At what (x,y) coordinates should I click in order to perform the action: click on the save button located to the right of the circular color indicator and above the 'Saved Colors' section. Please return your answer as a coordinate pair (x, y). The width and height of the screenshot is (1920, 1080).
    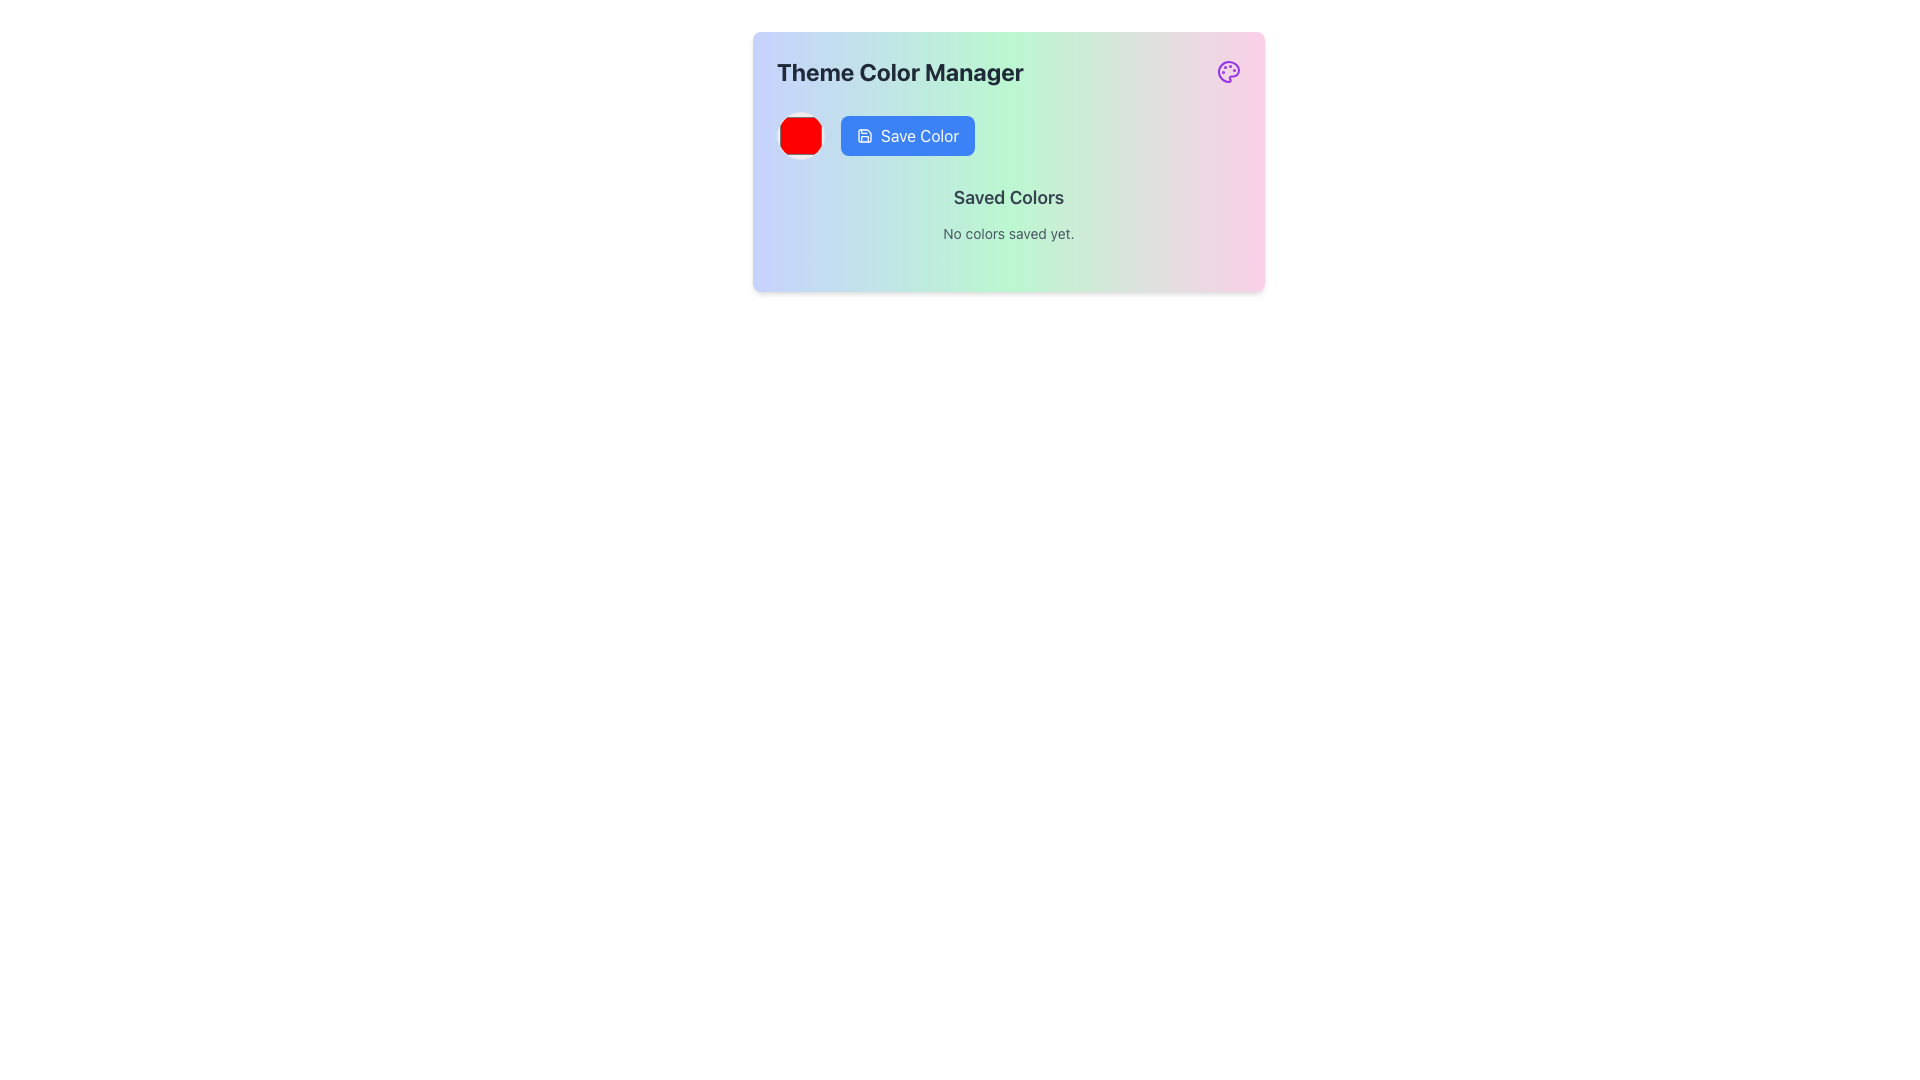
    Looking at the image, I should click on (906, 135).